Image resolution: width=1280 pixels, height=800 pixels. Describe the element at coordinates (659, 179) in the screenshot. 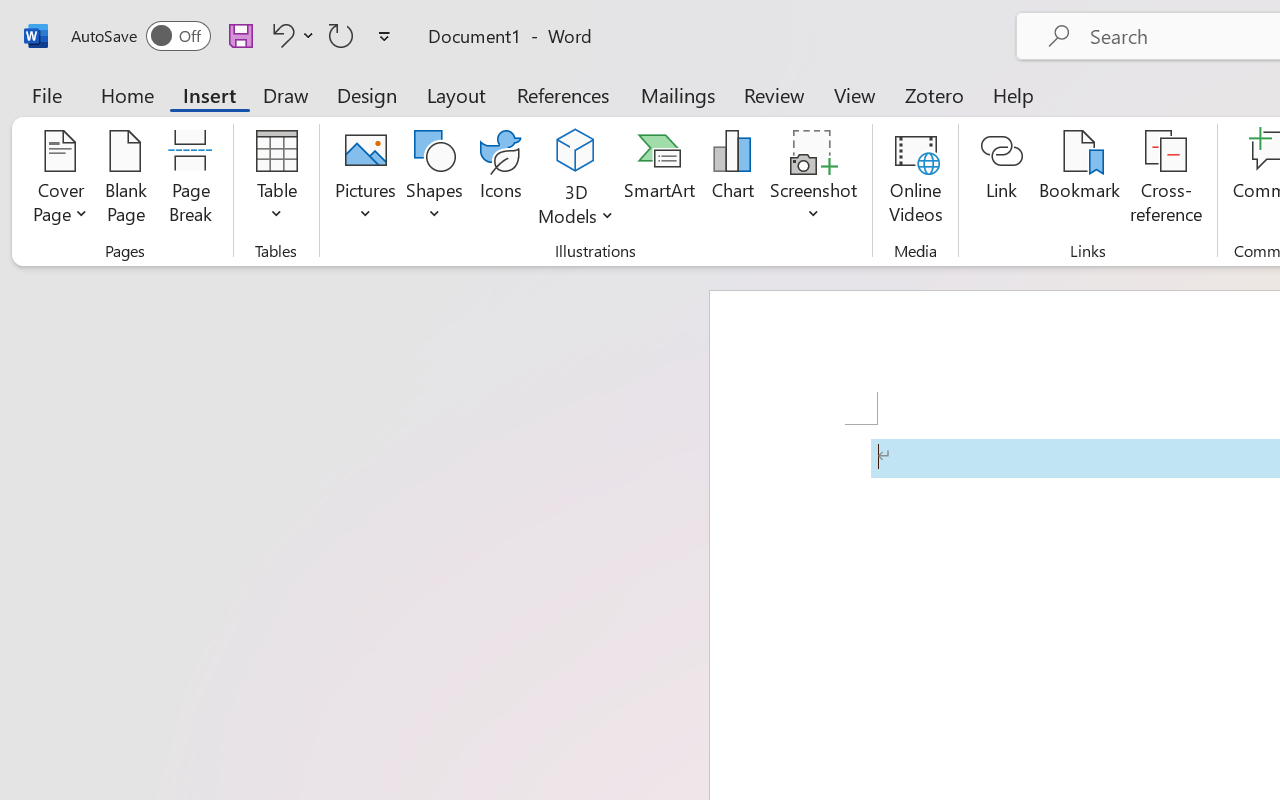

I see `'SmartArt...'` at that location.